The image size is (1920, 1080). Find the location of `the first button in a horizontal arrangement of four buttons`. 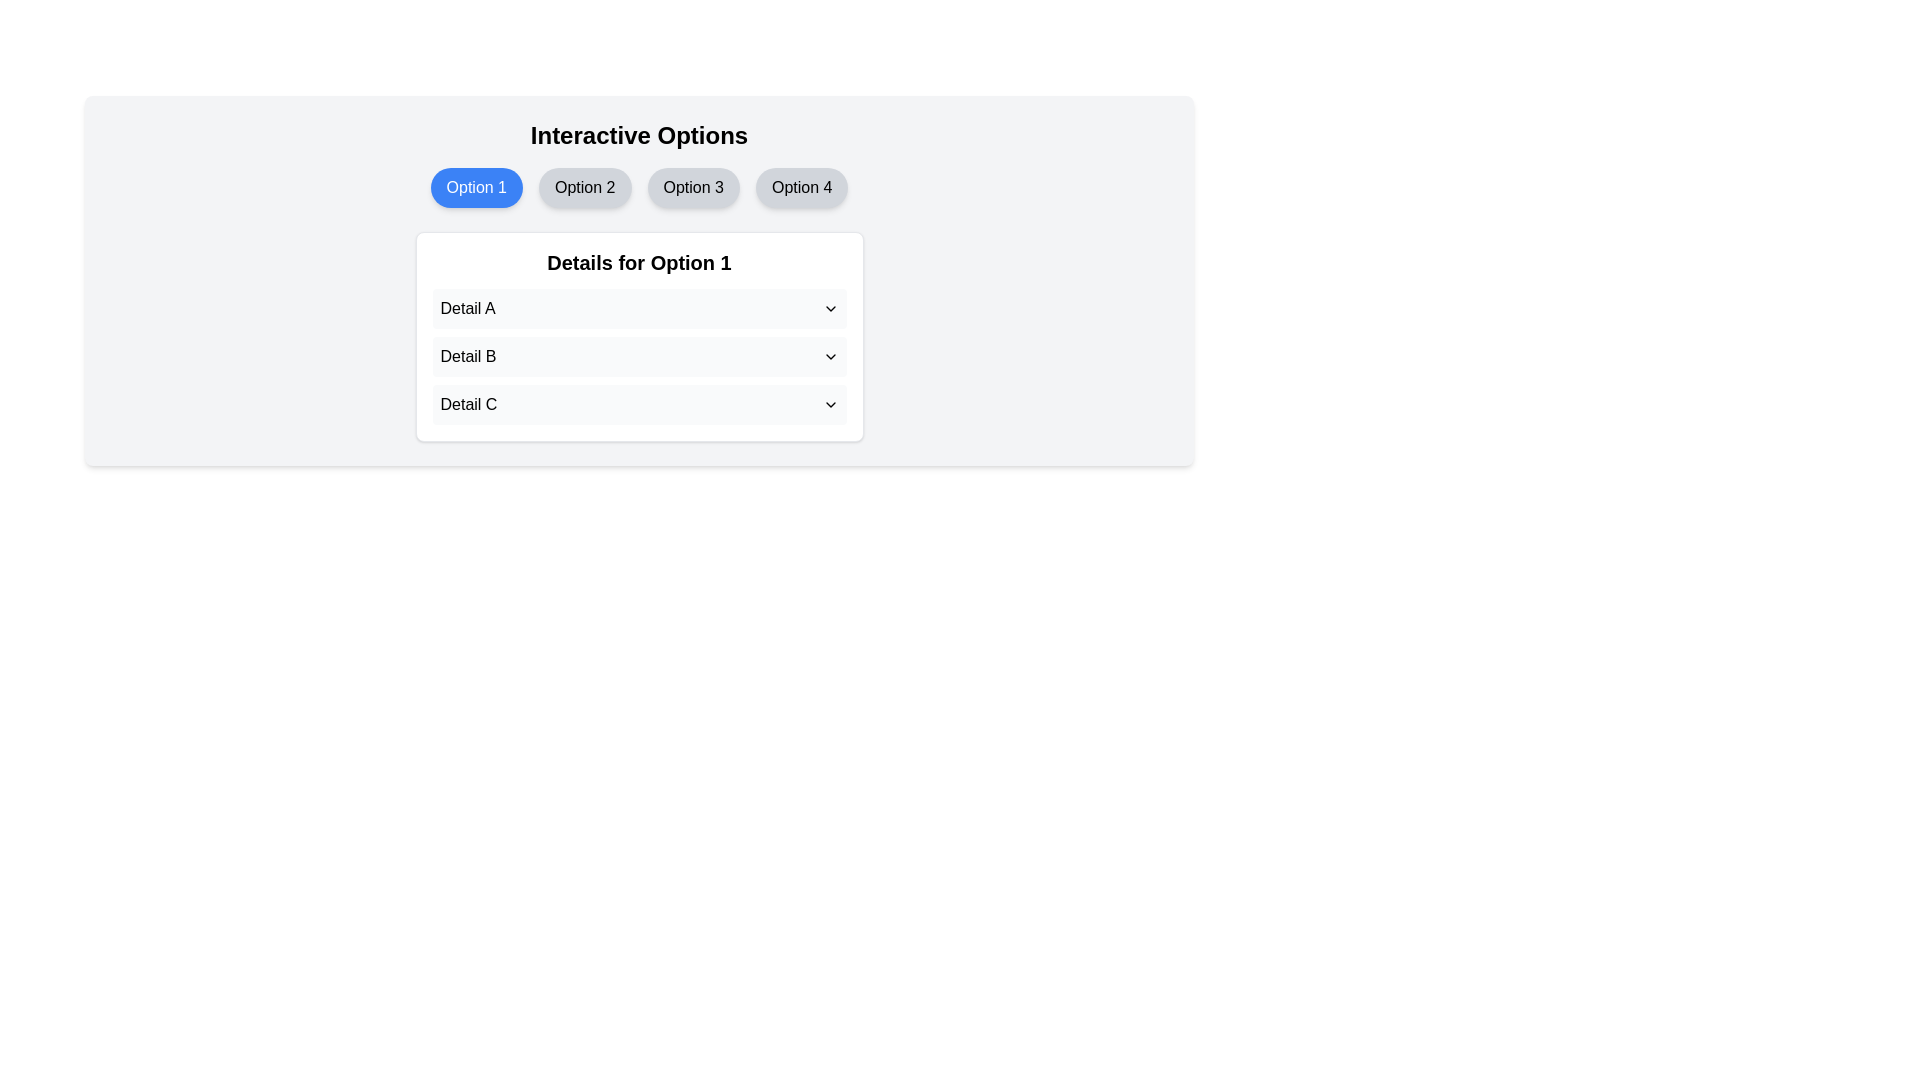

the first button in a horizontal arrangement of four buttons is located at coordinates (475, 188).